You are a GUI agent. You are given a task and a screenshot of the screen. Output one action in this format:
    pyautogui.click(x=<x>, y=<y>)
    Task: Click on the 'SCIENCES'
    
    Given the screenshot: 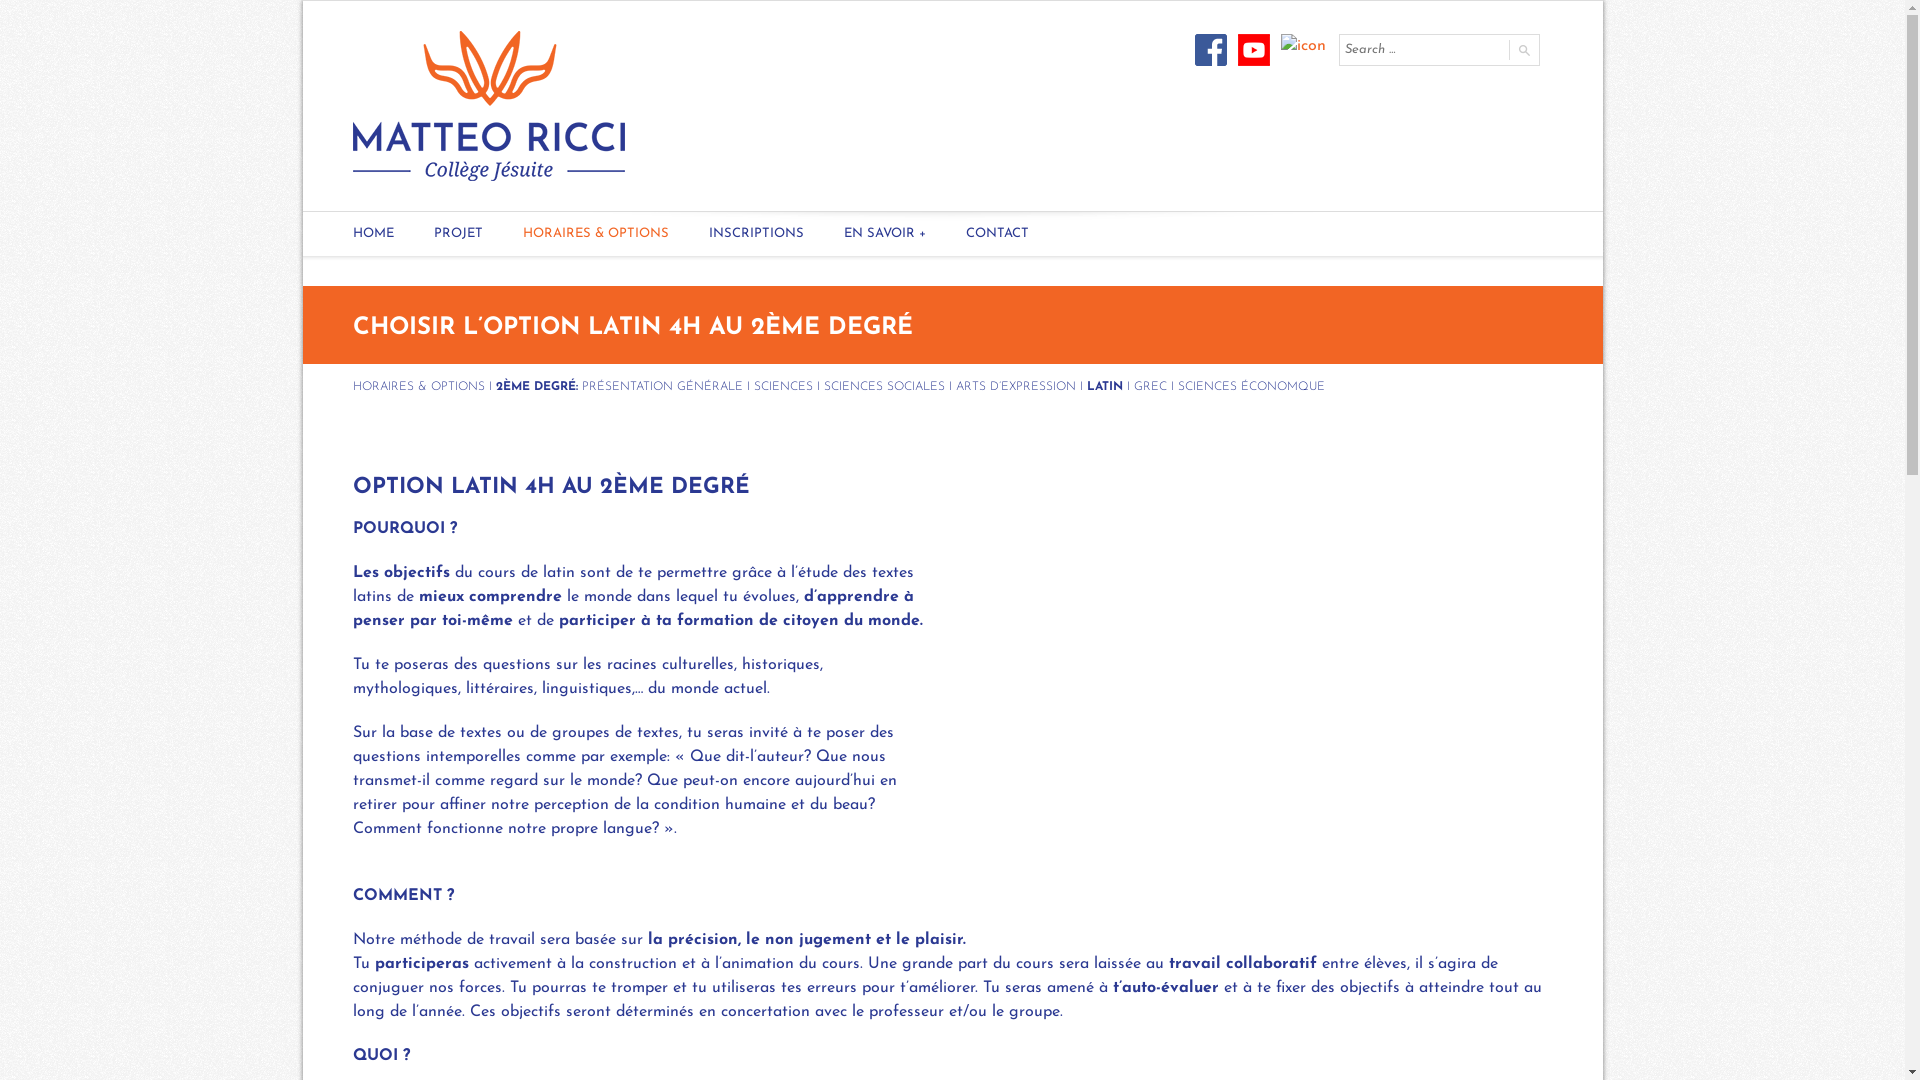 What is the action you would take?
    pyautogui.click(x=782, y=386)
    